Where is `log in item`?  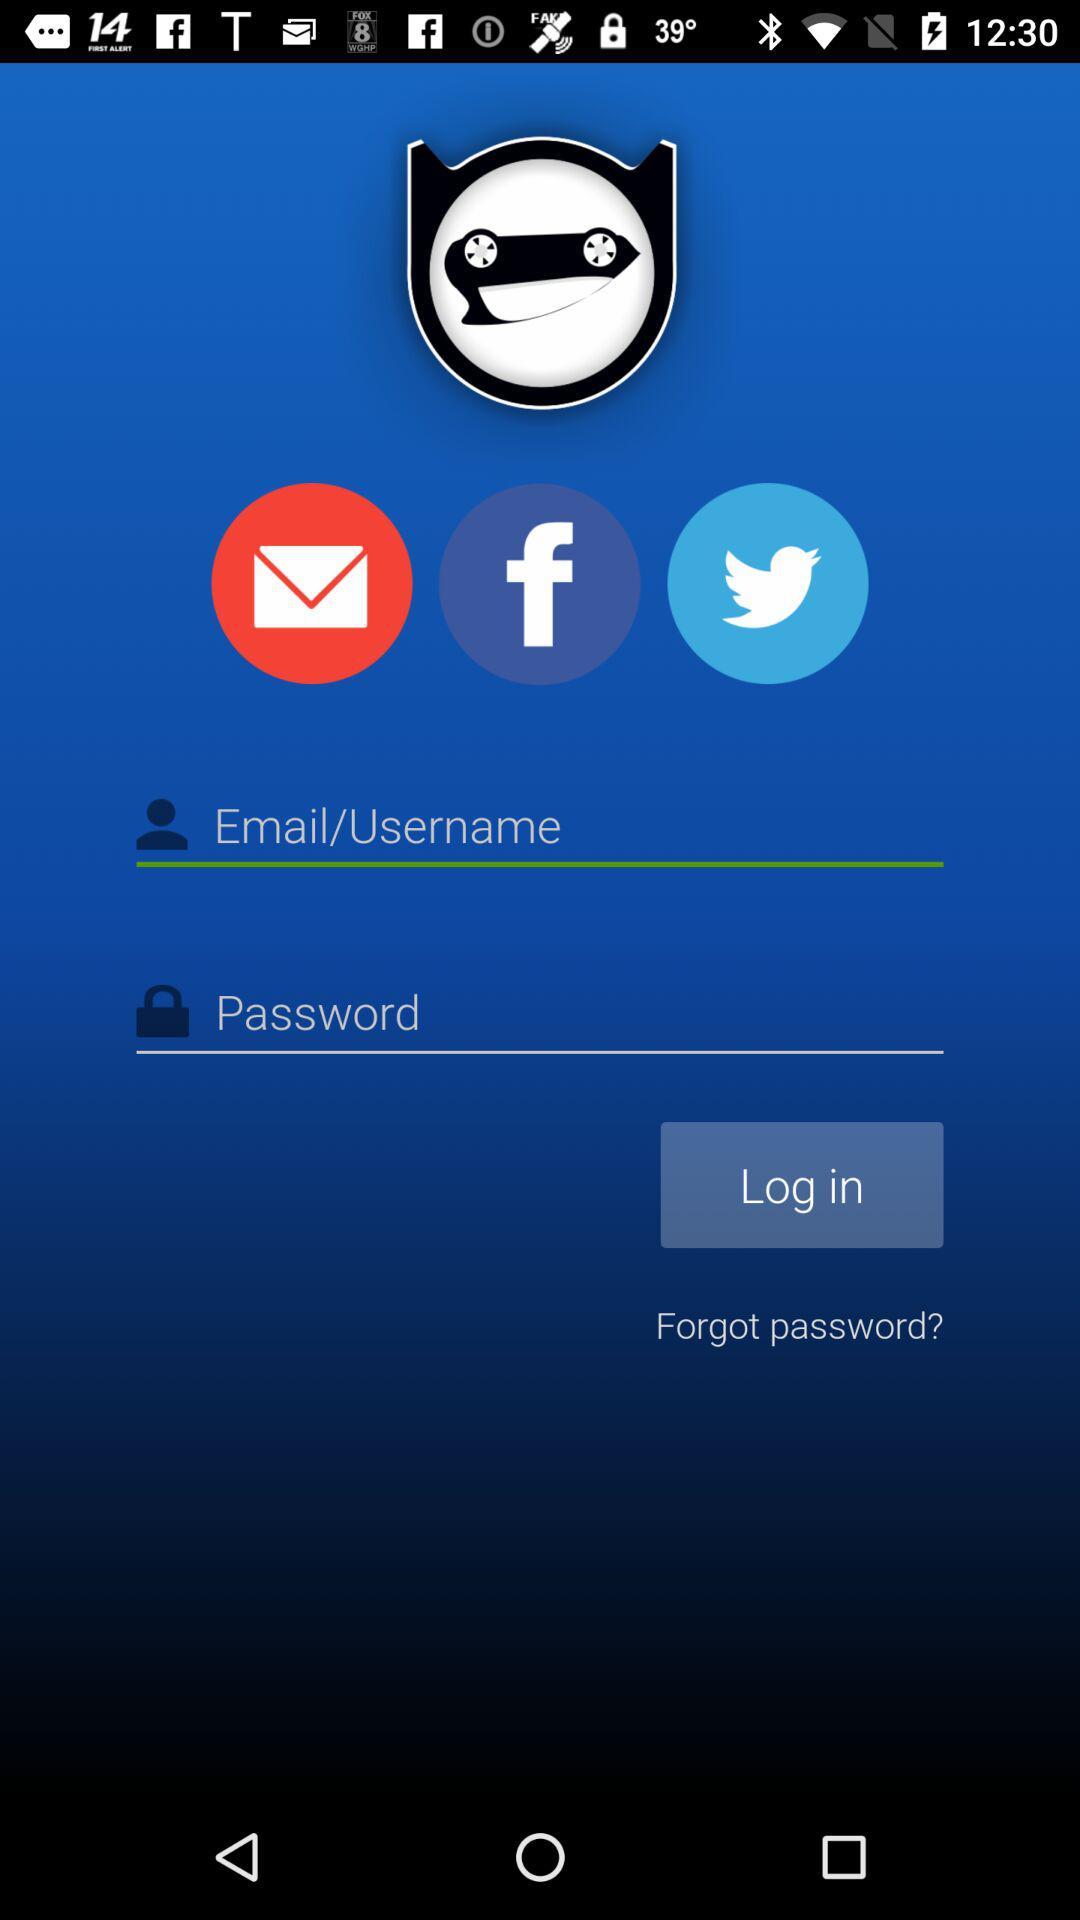 log in item is located at coordinates (801, 1185).